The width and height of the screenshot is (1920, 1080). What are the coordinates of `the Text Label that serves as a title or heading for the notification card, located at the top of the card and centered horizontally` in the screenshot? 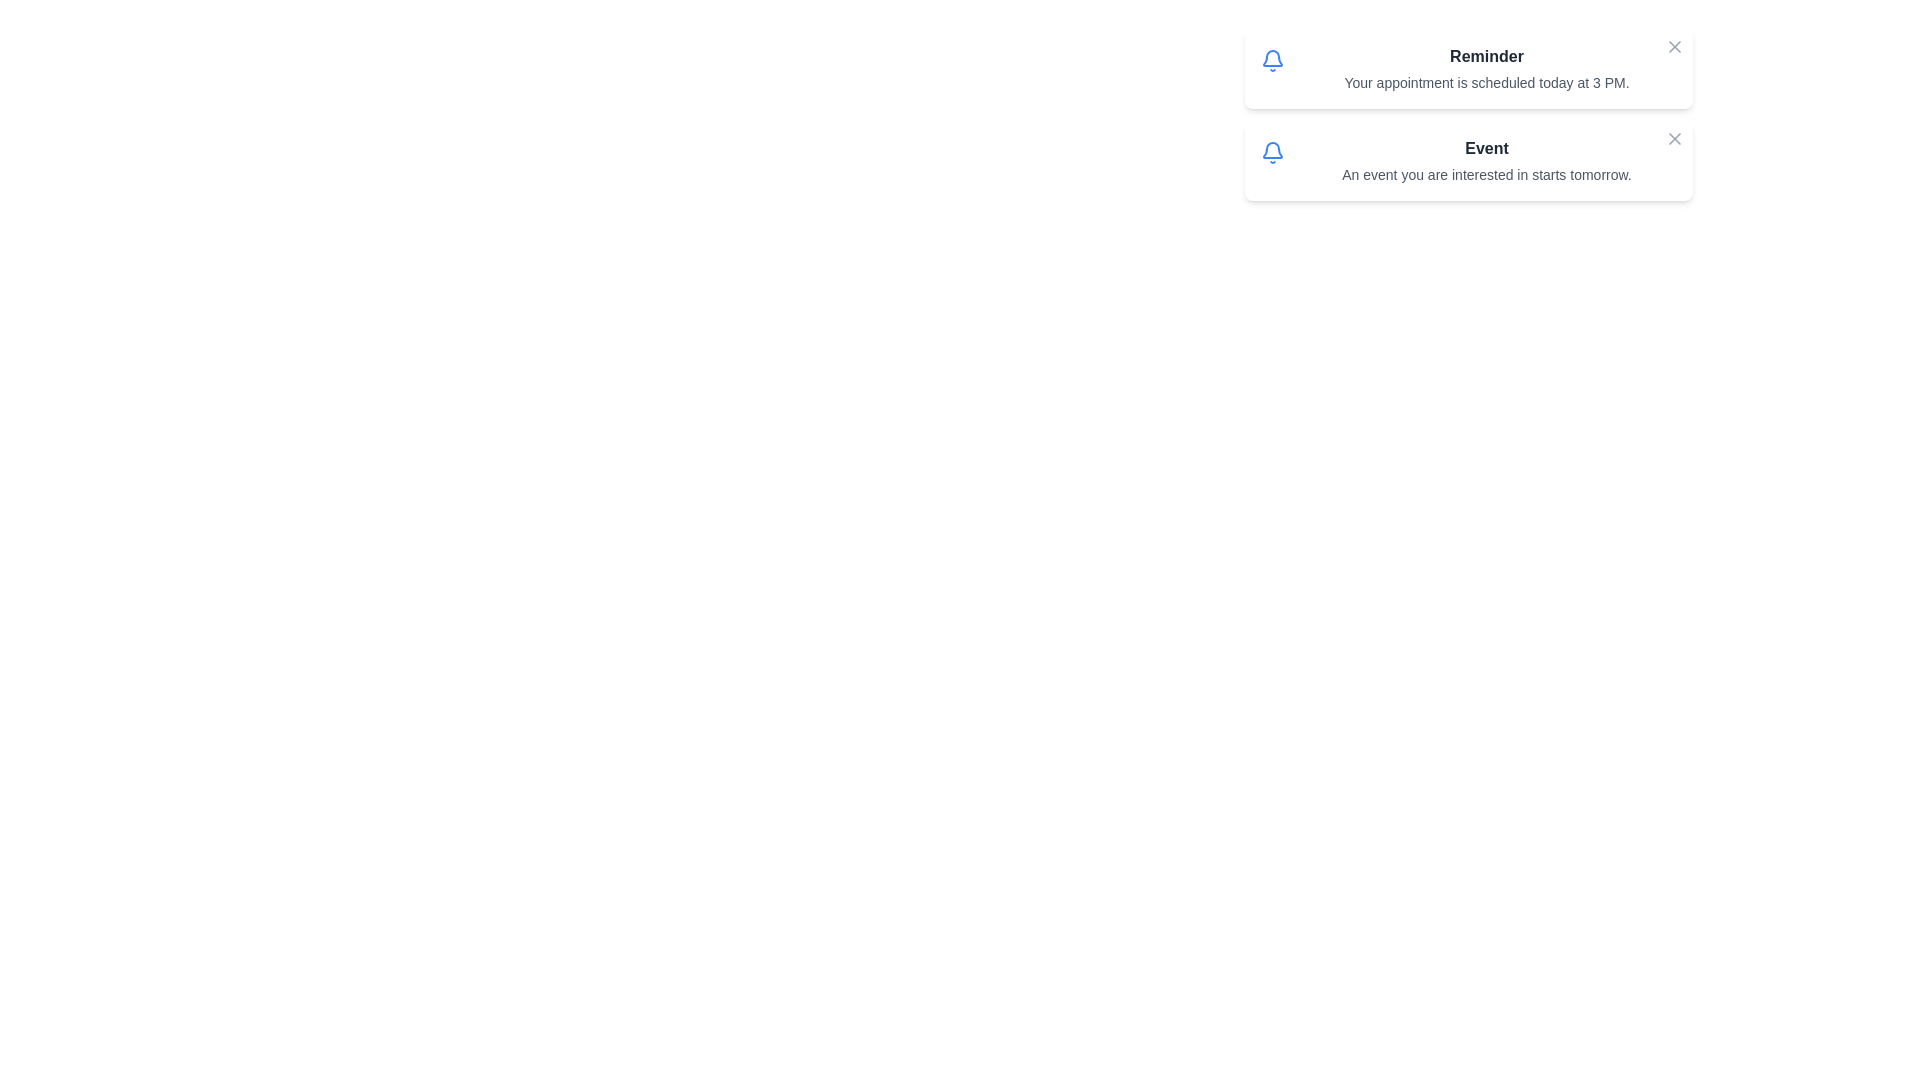 It's located at (1487, 148).